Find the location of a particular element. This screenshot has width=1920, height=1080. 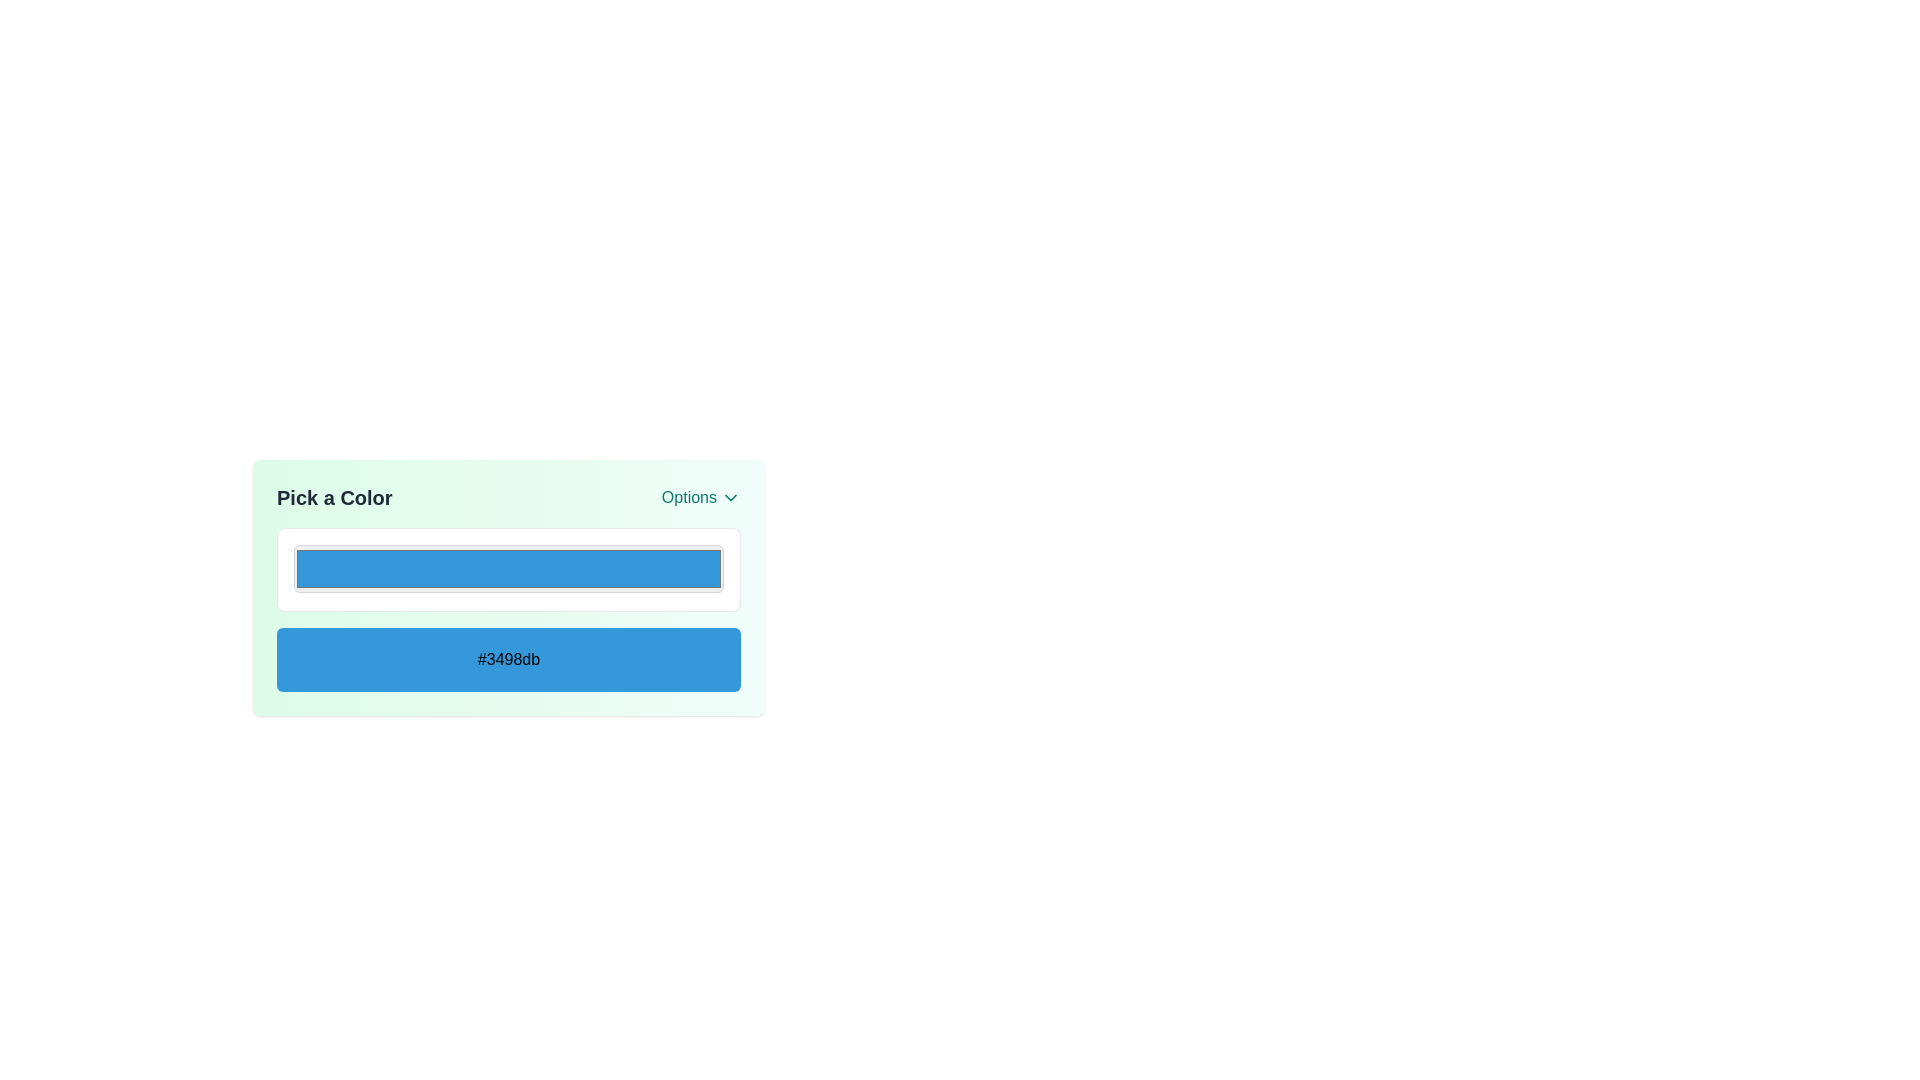

the displayed text in the rectangular area with a light blue background that contains the bold text label stating '#3498db', positioned above the bottom-most element and below a narrow color selection bar is located at coordinates (508, 637).